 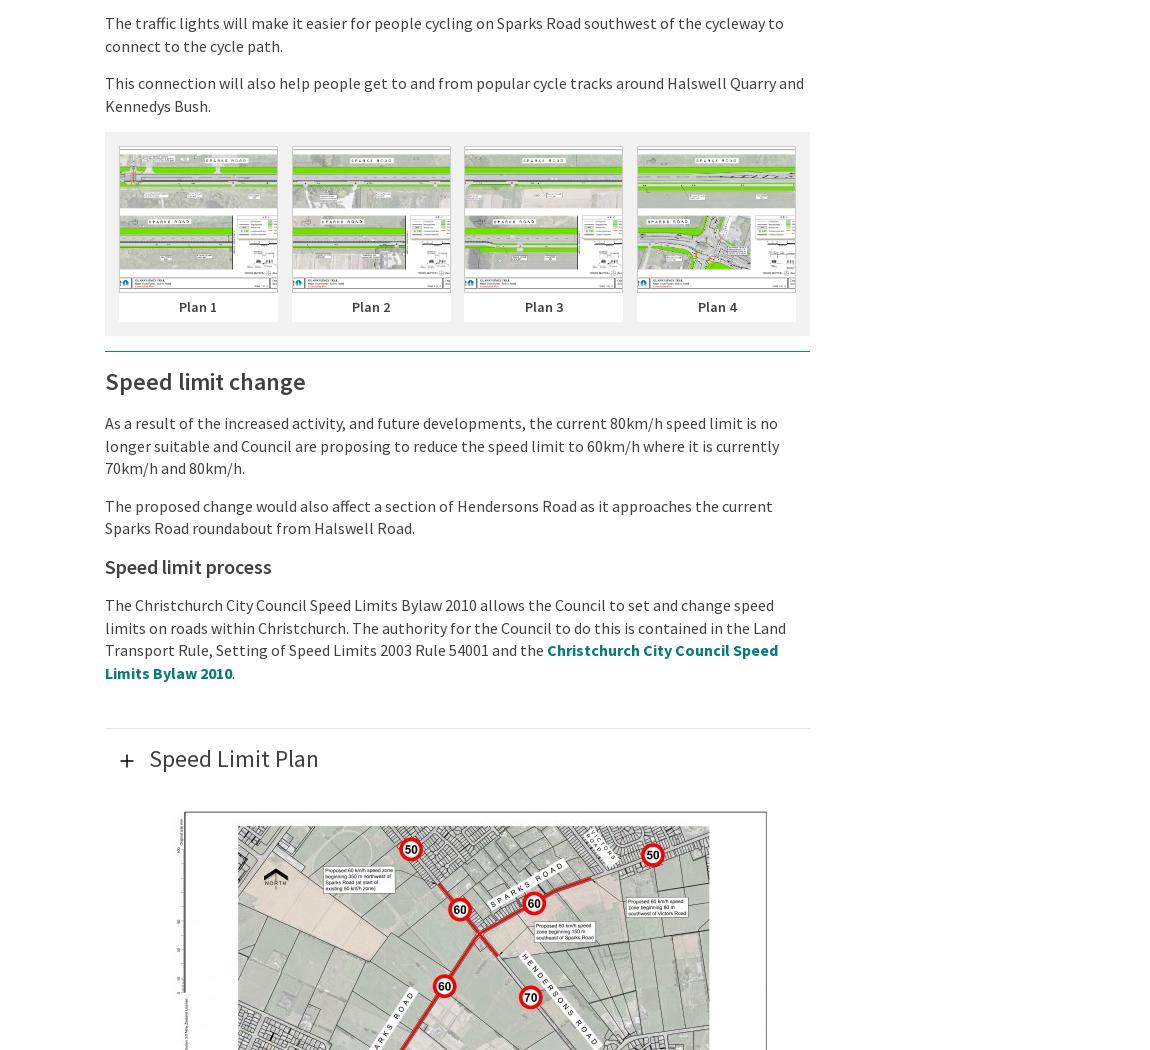 What do you see at coordinates (232, 671) in the screenshot?
I see `'.'` at bounding box center [232, 671].